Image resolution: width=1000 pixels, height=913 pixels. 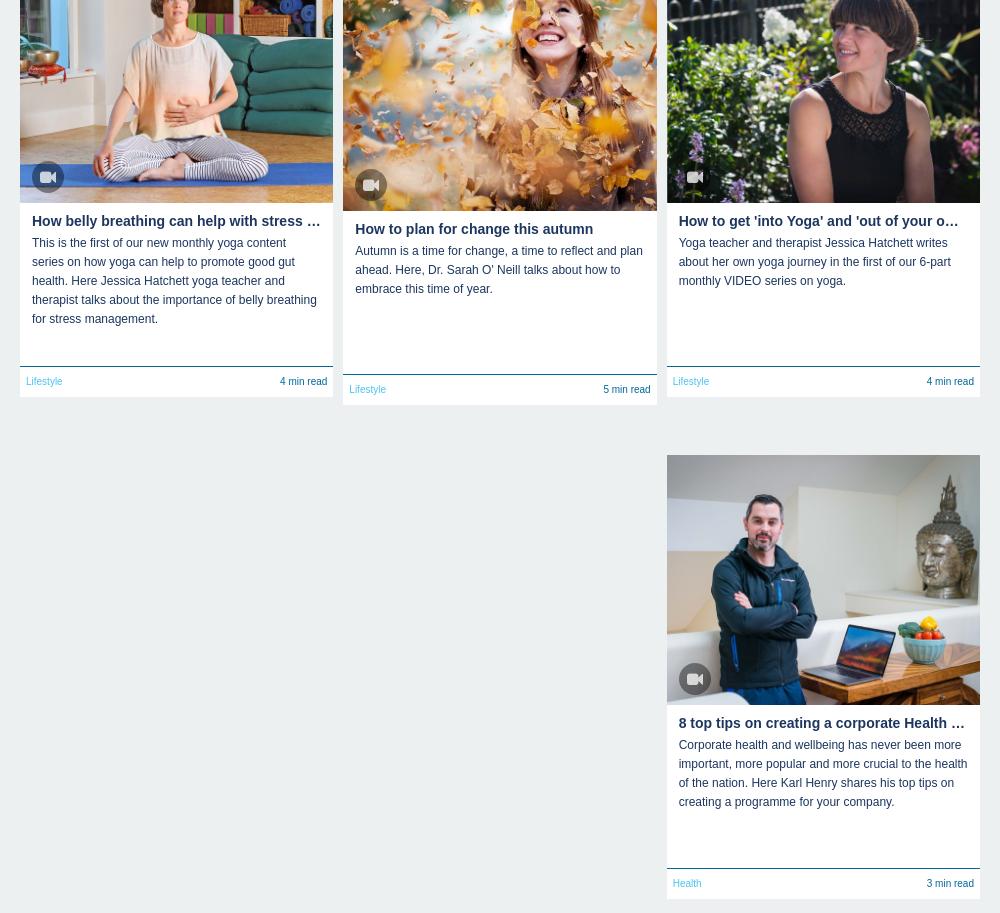 I want to click on 'How to plan for change this autumn', so click(x=473, y=227).